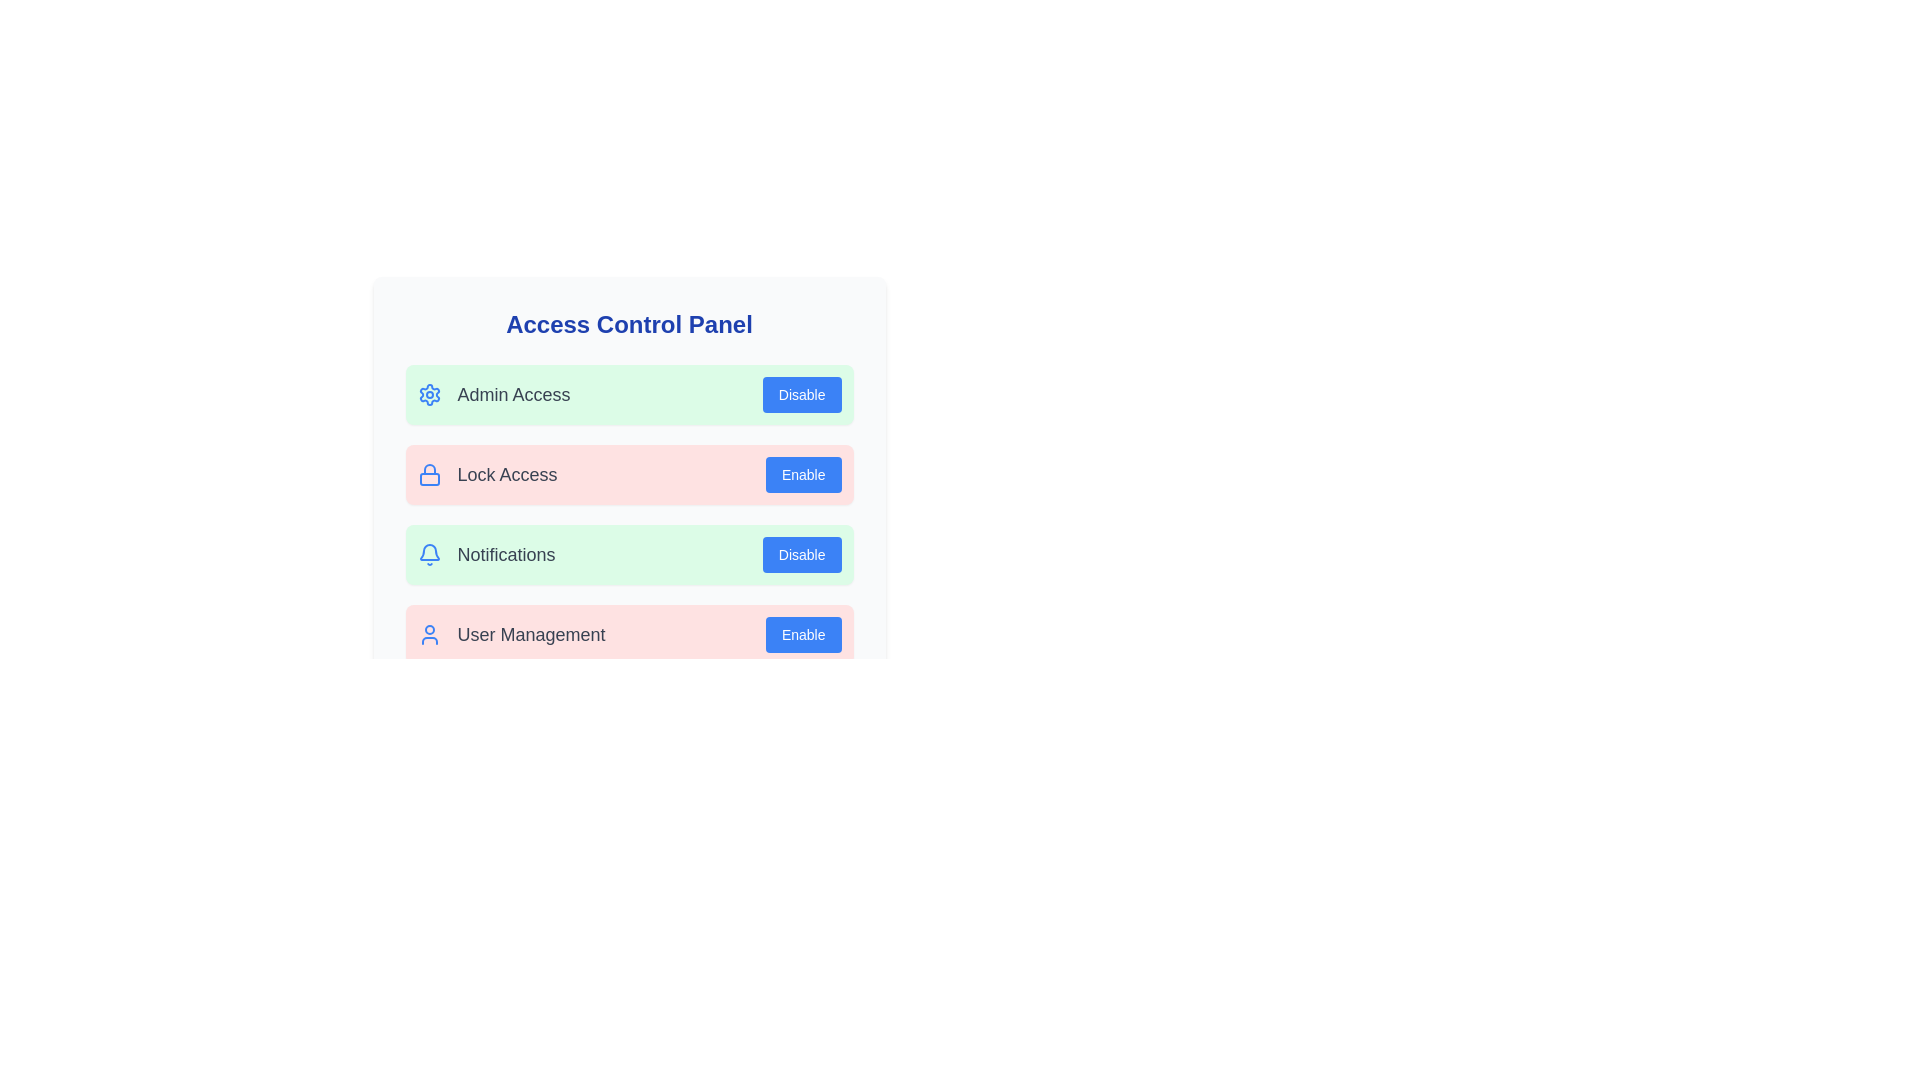  Describe the element at coordinates (801, 555) in the screenshot. I see `the button labeled Disable Notifications` at that location.